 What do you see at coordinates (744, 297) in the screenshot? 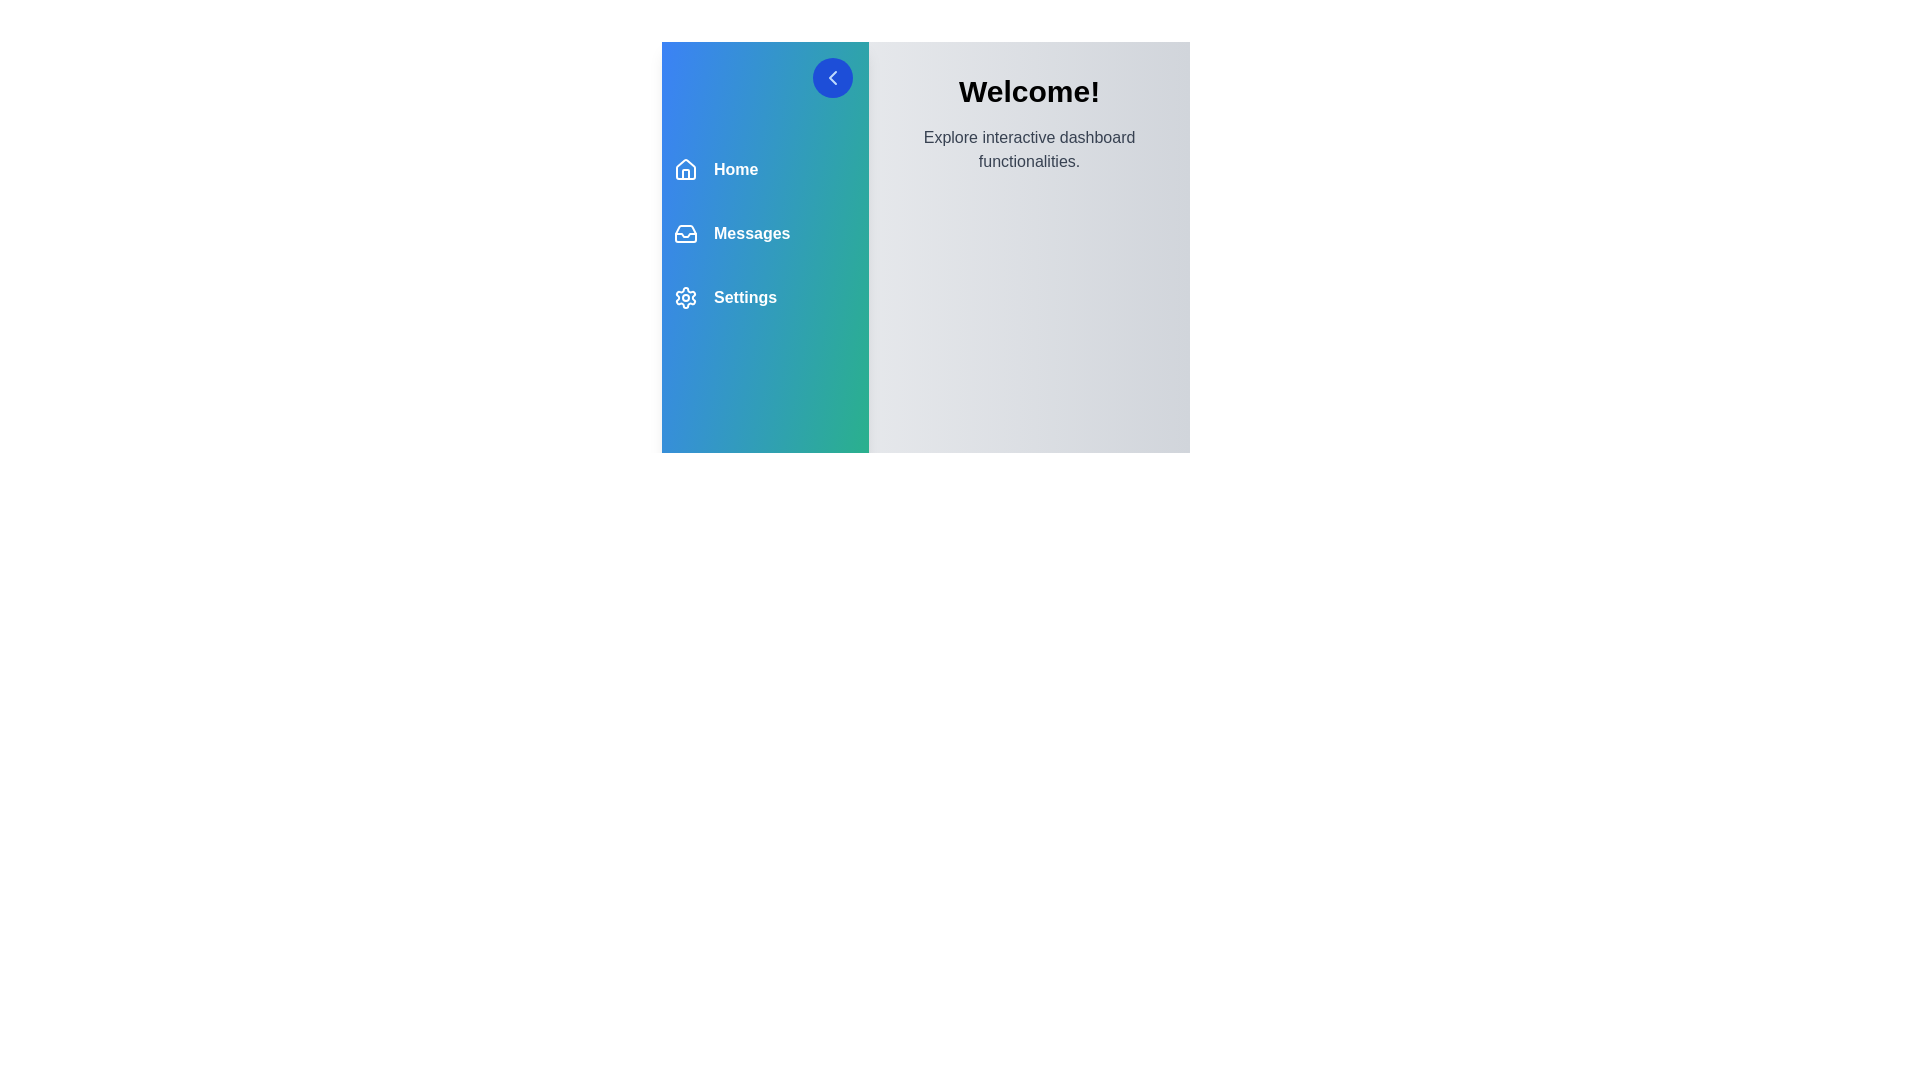
I see `the 'Settings' text label in the vertical navigation bar` at bounding box center [744, 297].